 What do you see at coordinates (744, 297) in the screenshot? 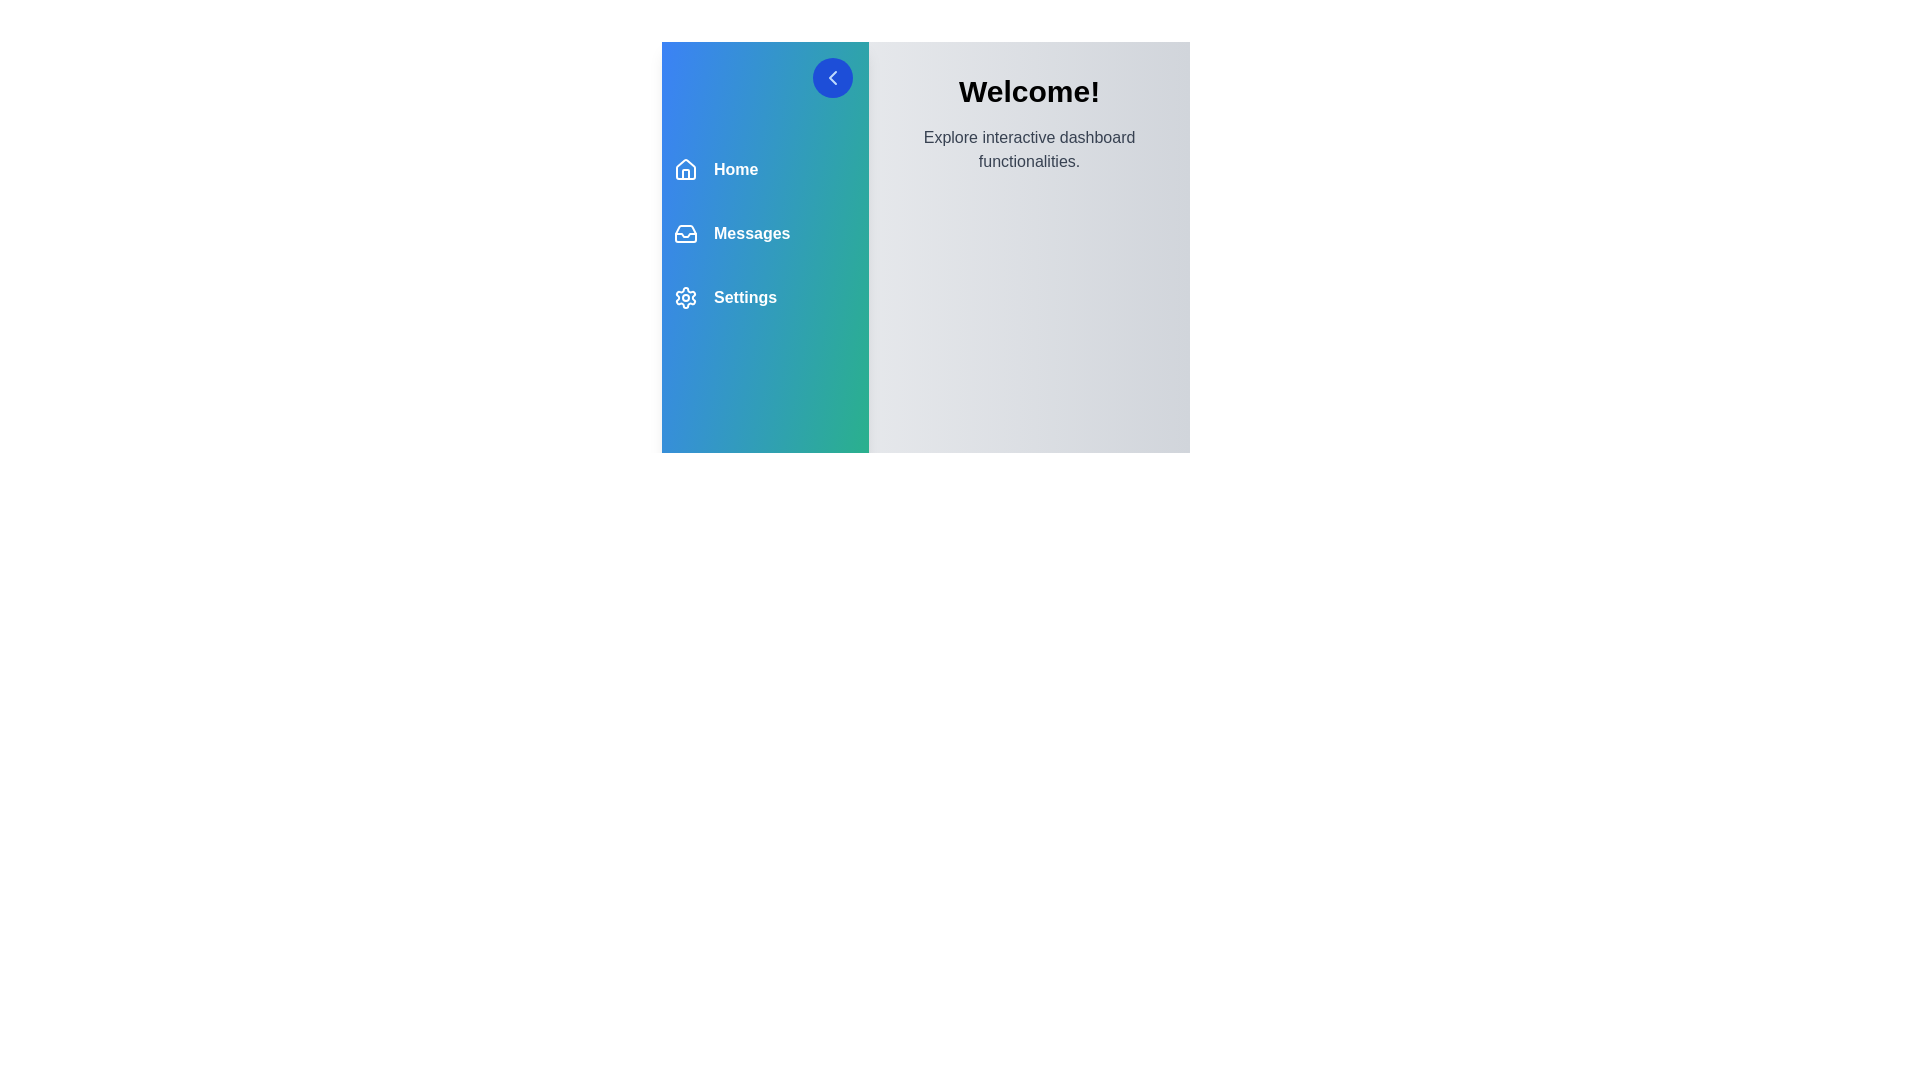
I see `the 'Settings' text label in the vertical navigation bar` at bounding box center [744, 297].